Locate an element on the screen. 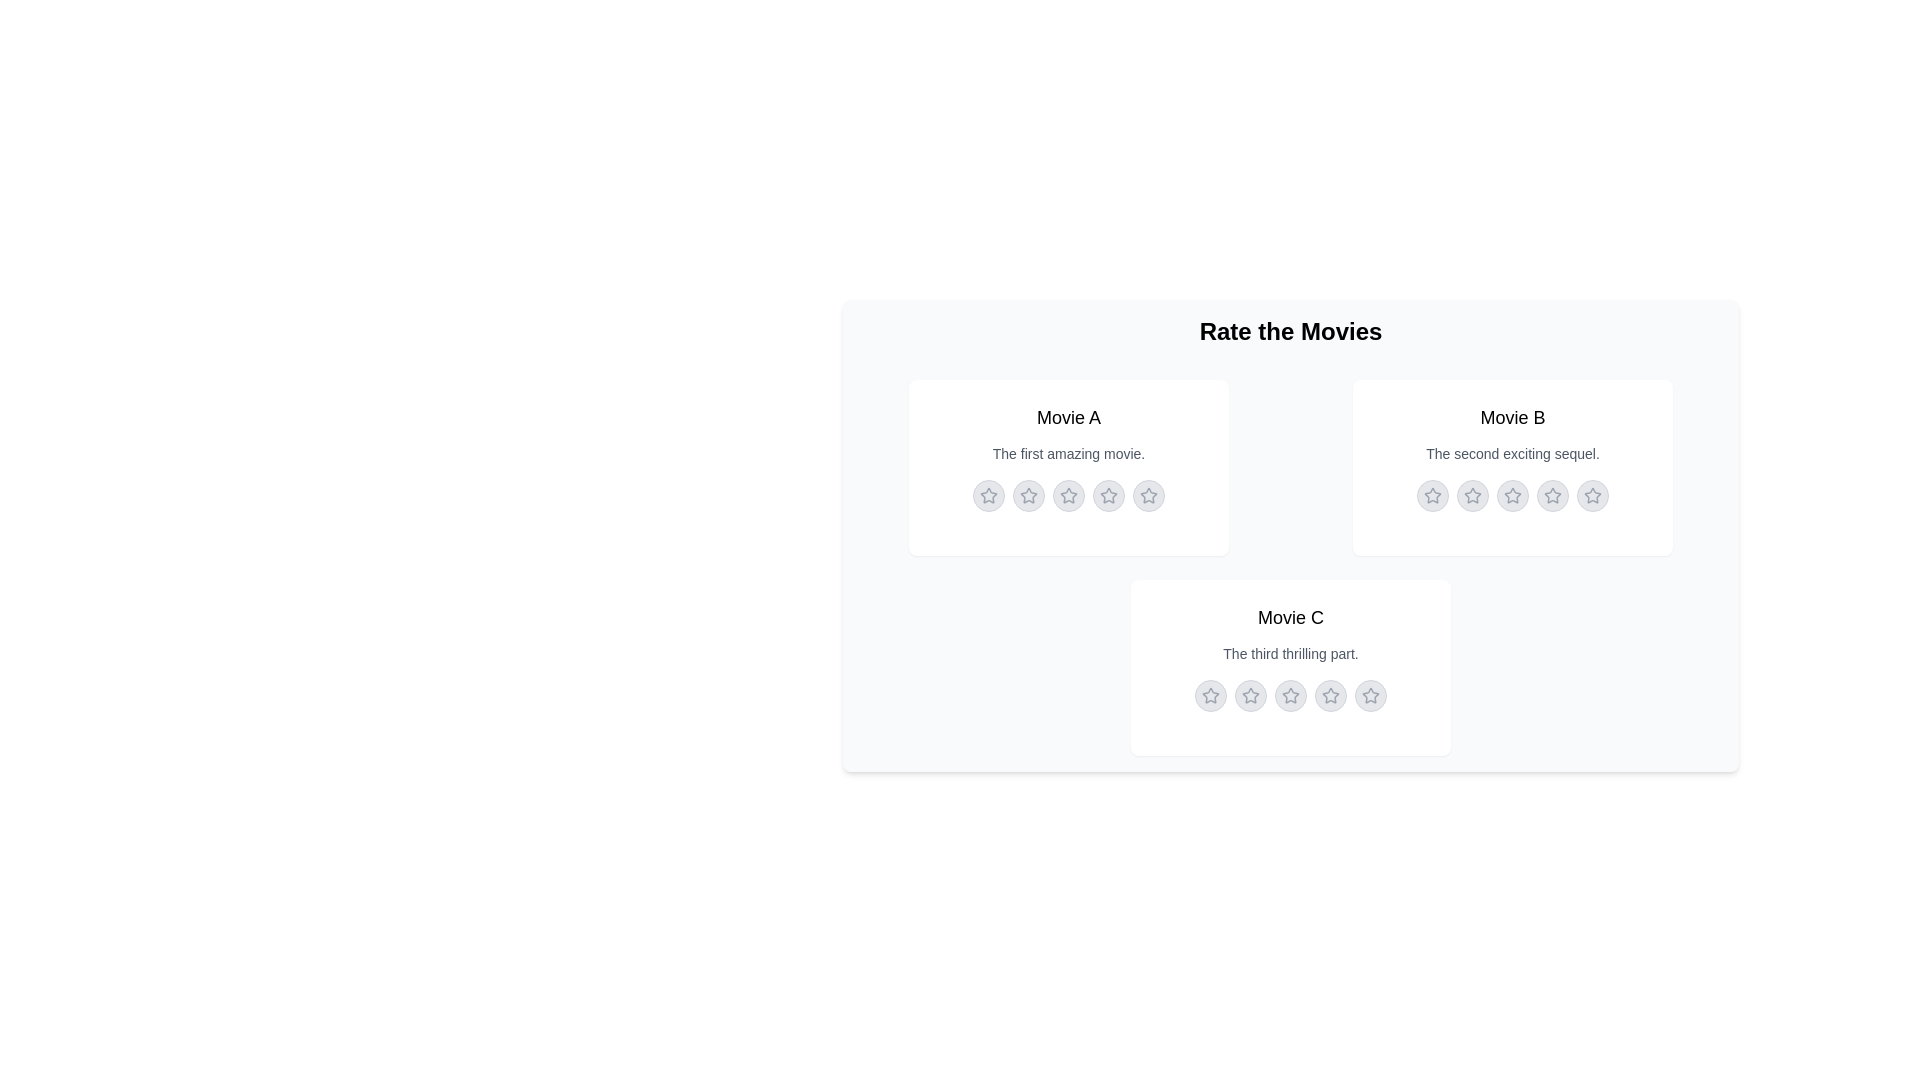  the second rating button for 'Movie A' to activate its hover state is located at coordinates (1028, 495).